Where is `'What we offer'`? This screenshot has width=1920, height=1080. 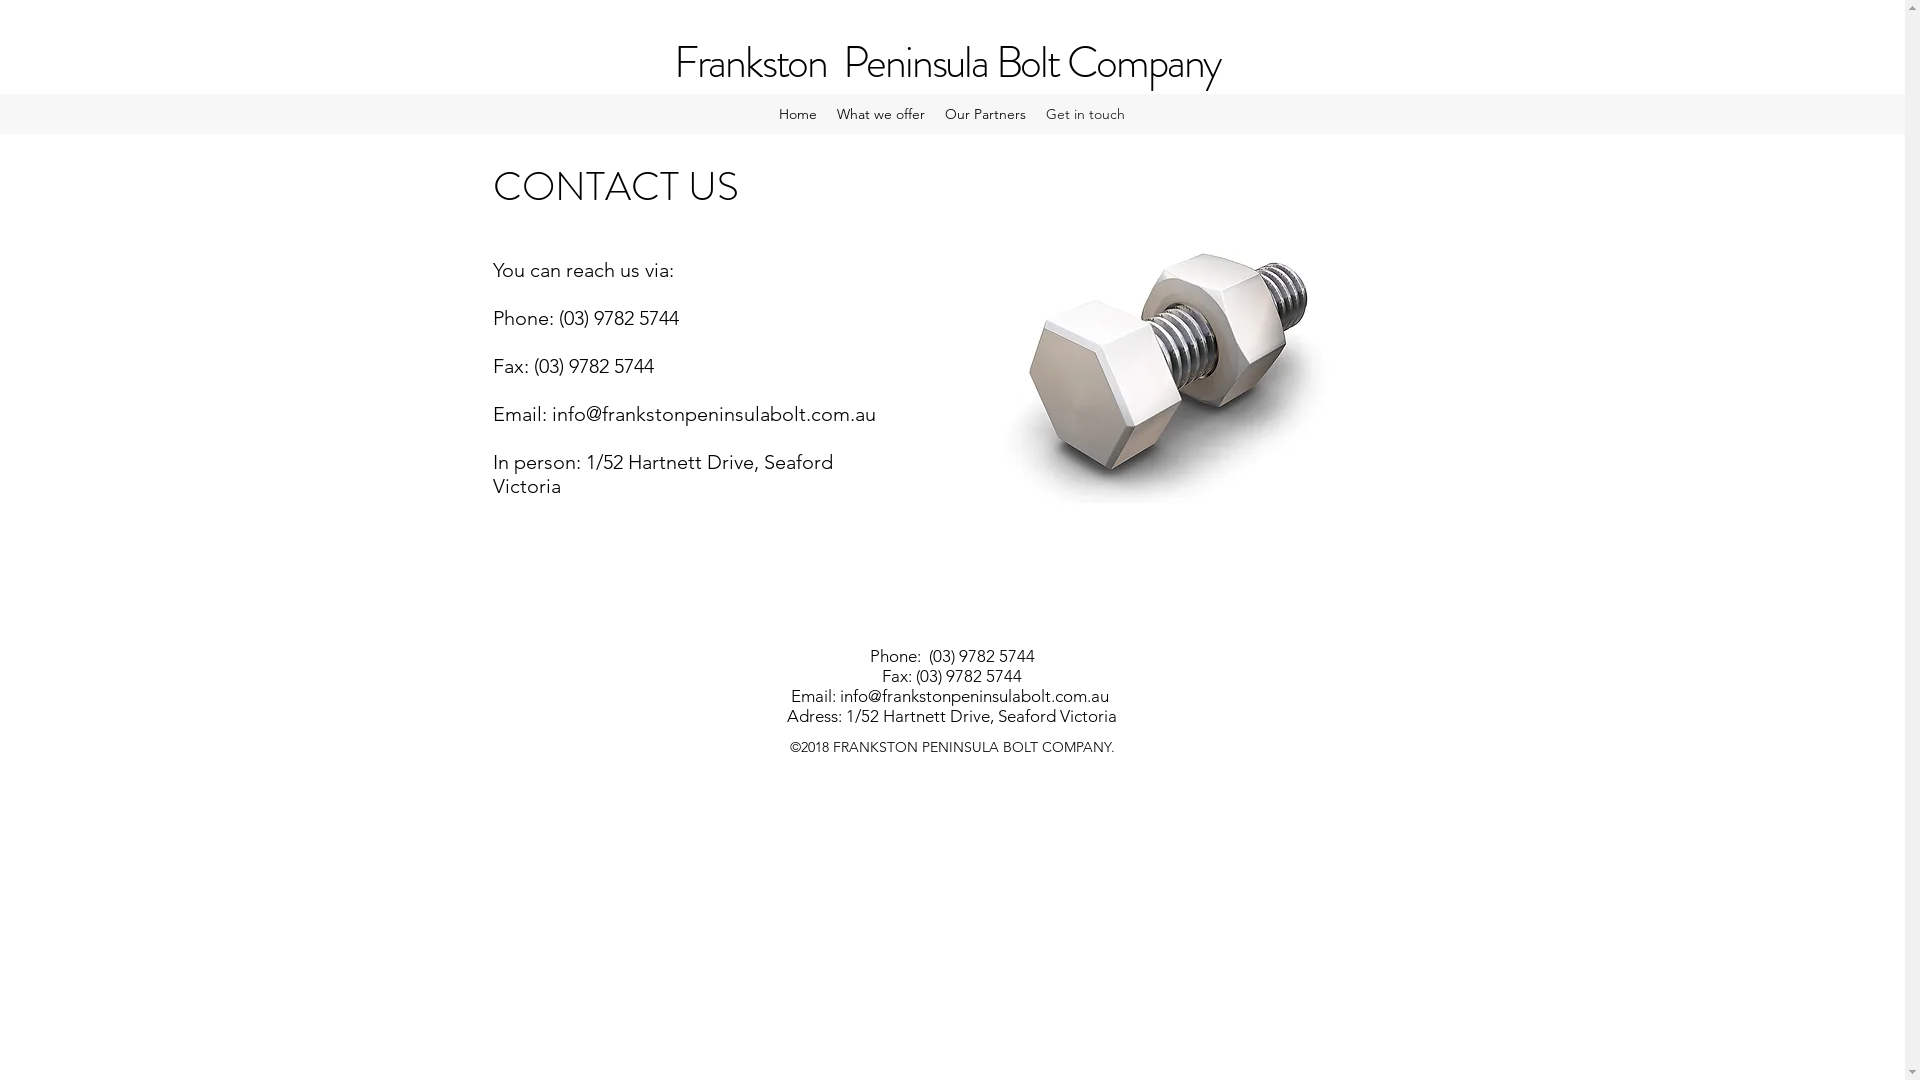
'What we offer' is located at coordinates (880, 114).